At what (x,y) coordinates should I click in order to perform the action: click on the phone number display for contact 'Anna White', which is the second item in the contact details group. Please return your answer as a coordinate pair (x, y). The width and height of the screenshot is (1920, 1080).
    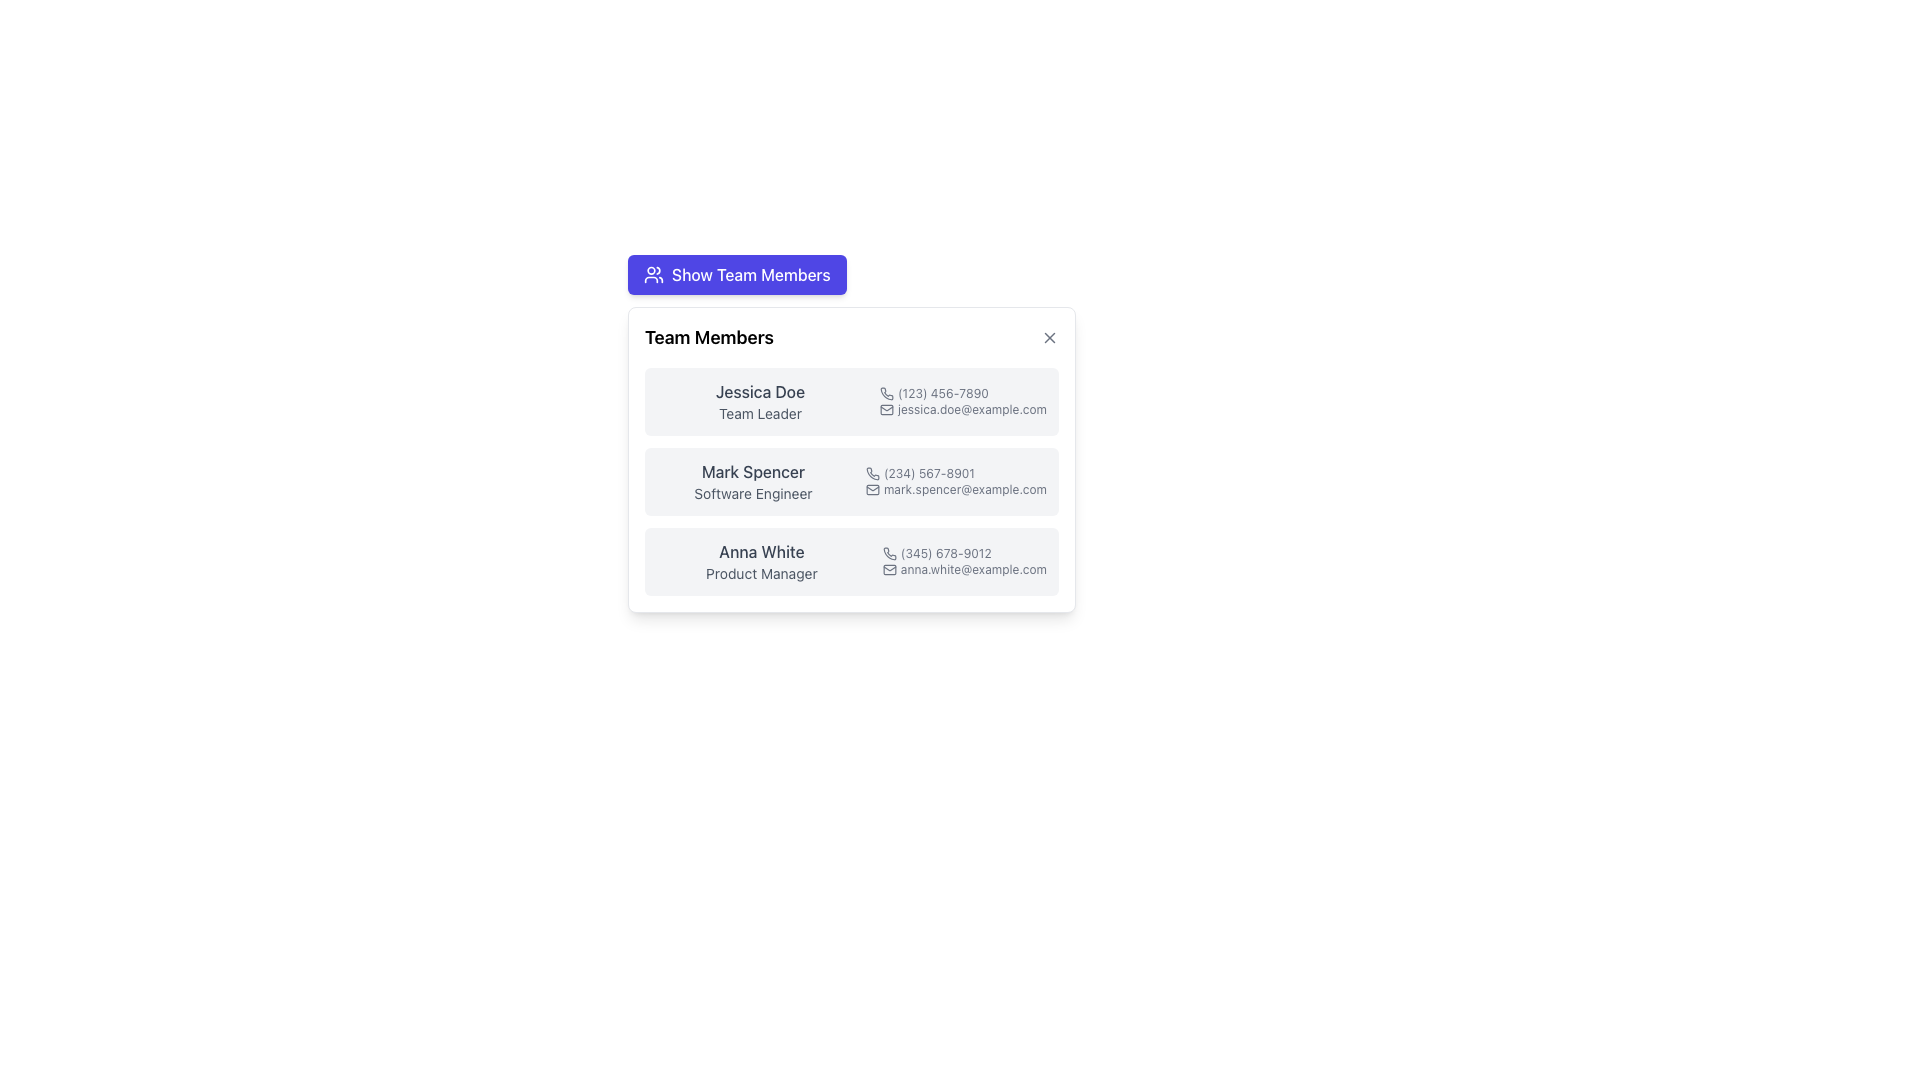
    Looking at the image, I should click on (964, 554).